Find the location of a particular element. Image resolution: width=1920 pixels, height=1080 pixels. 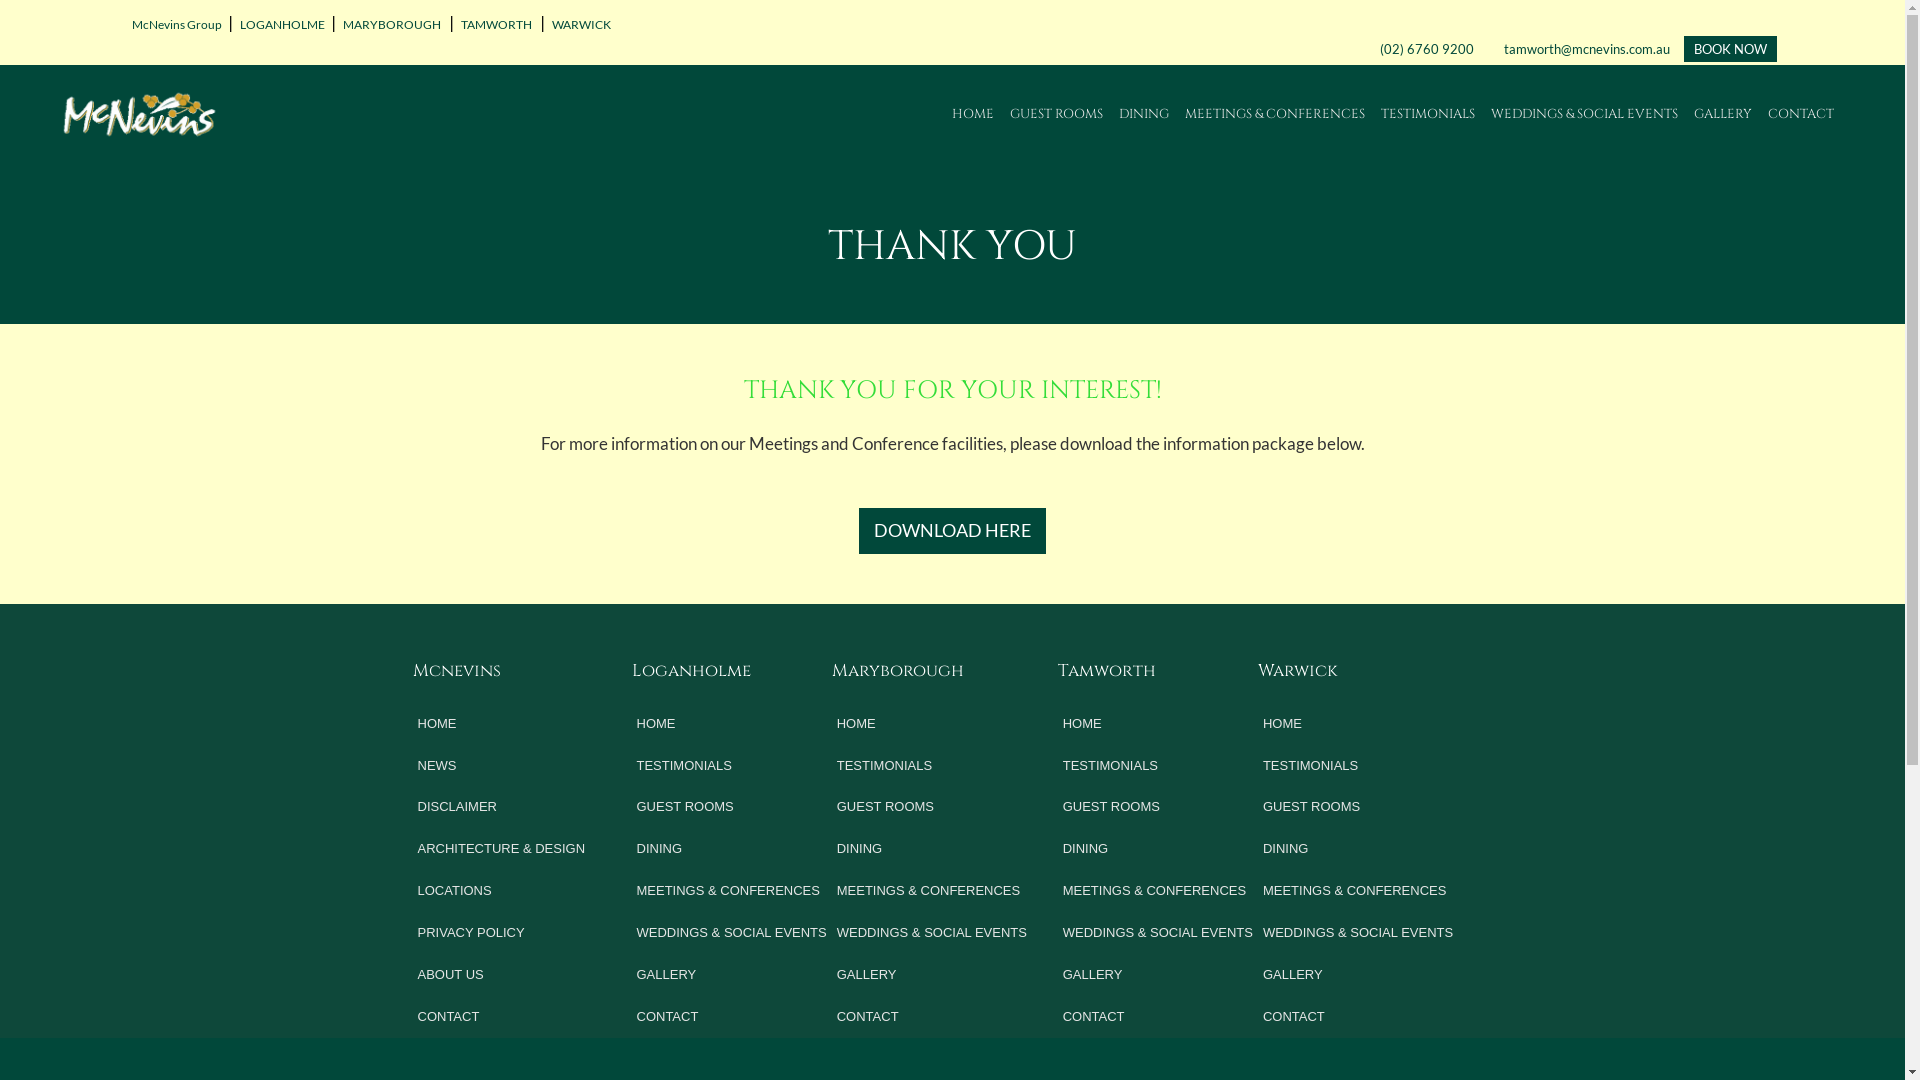

'GUEST ROOMS' is located at coordinates (733, 805).